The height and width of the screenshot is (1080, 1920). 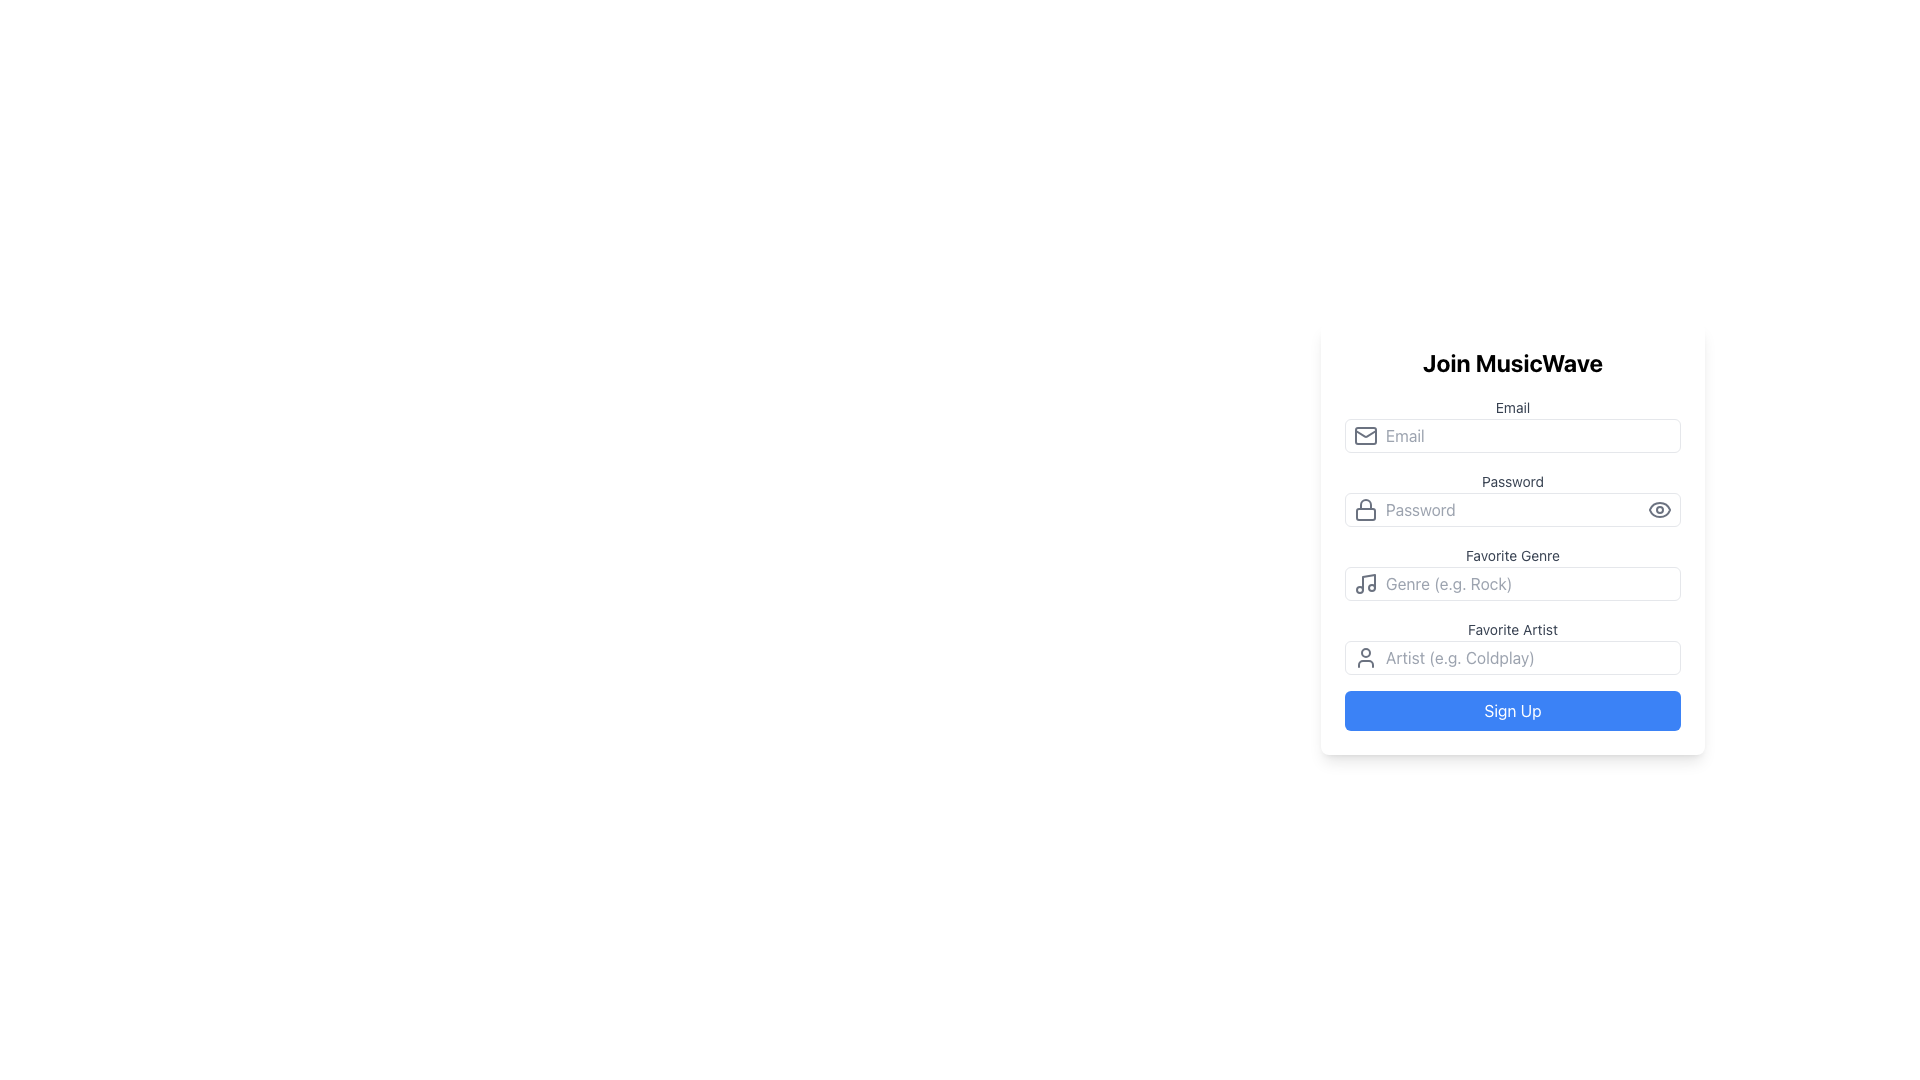 I want to click on the 'Favorite Artist' text input field, so click(x=1512, y=645).